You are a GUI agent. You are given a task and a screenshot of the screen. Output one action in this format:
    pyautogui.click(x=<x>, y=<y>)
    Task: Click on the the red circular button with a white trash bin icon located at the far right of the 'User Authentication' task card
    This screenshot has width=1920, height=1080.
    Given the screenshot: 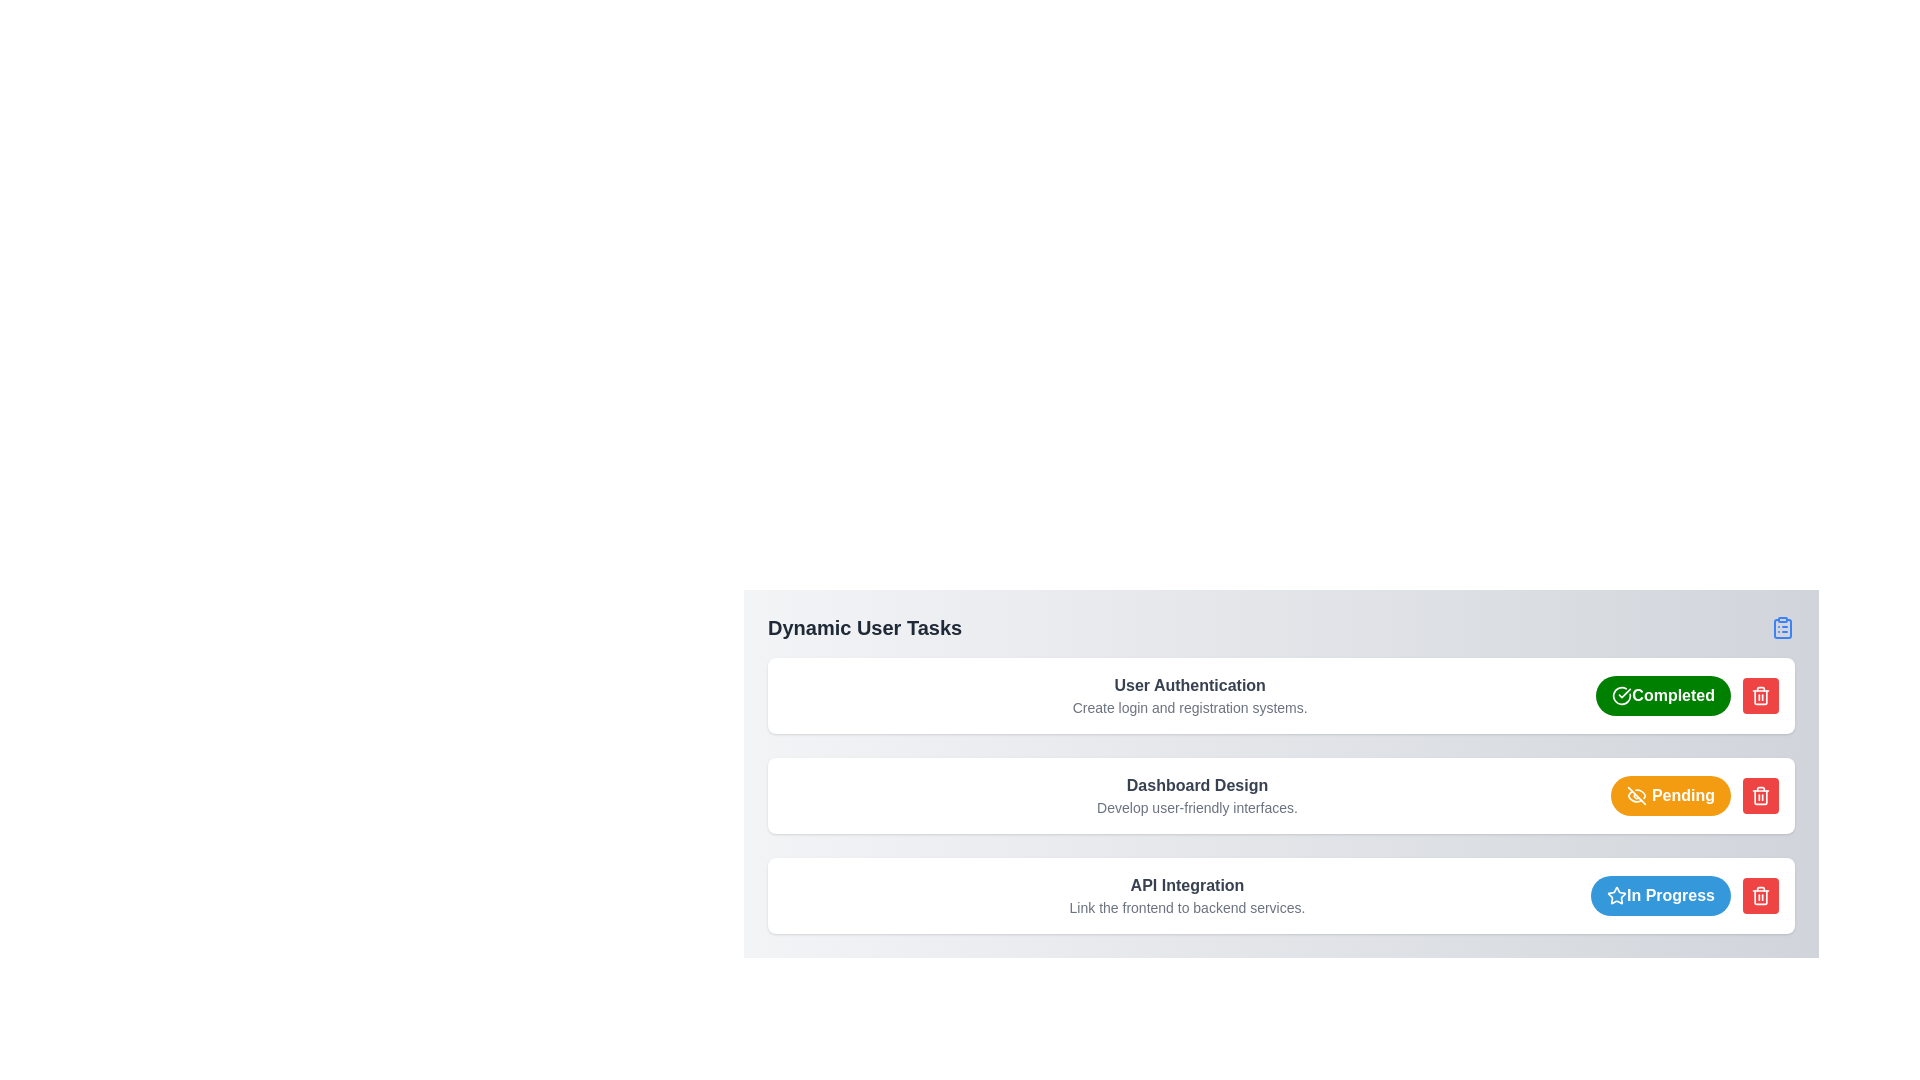 What is the action you would take?
    pyautogui.click(x=1761, y=694)
    